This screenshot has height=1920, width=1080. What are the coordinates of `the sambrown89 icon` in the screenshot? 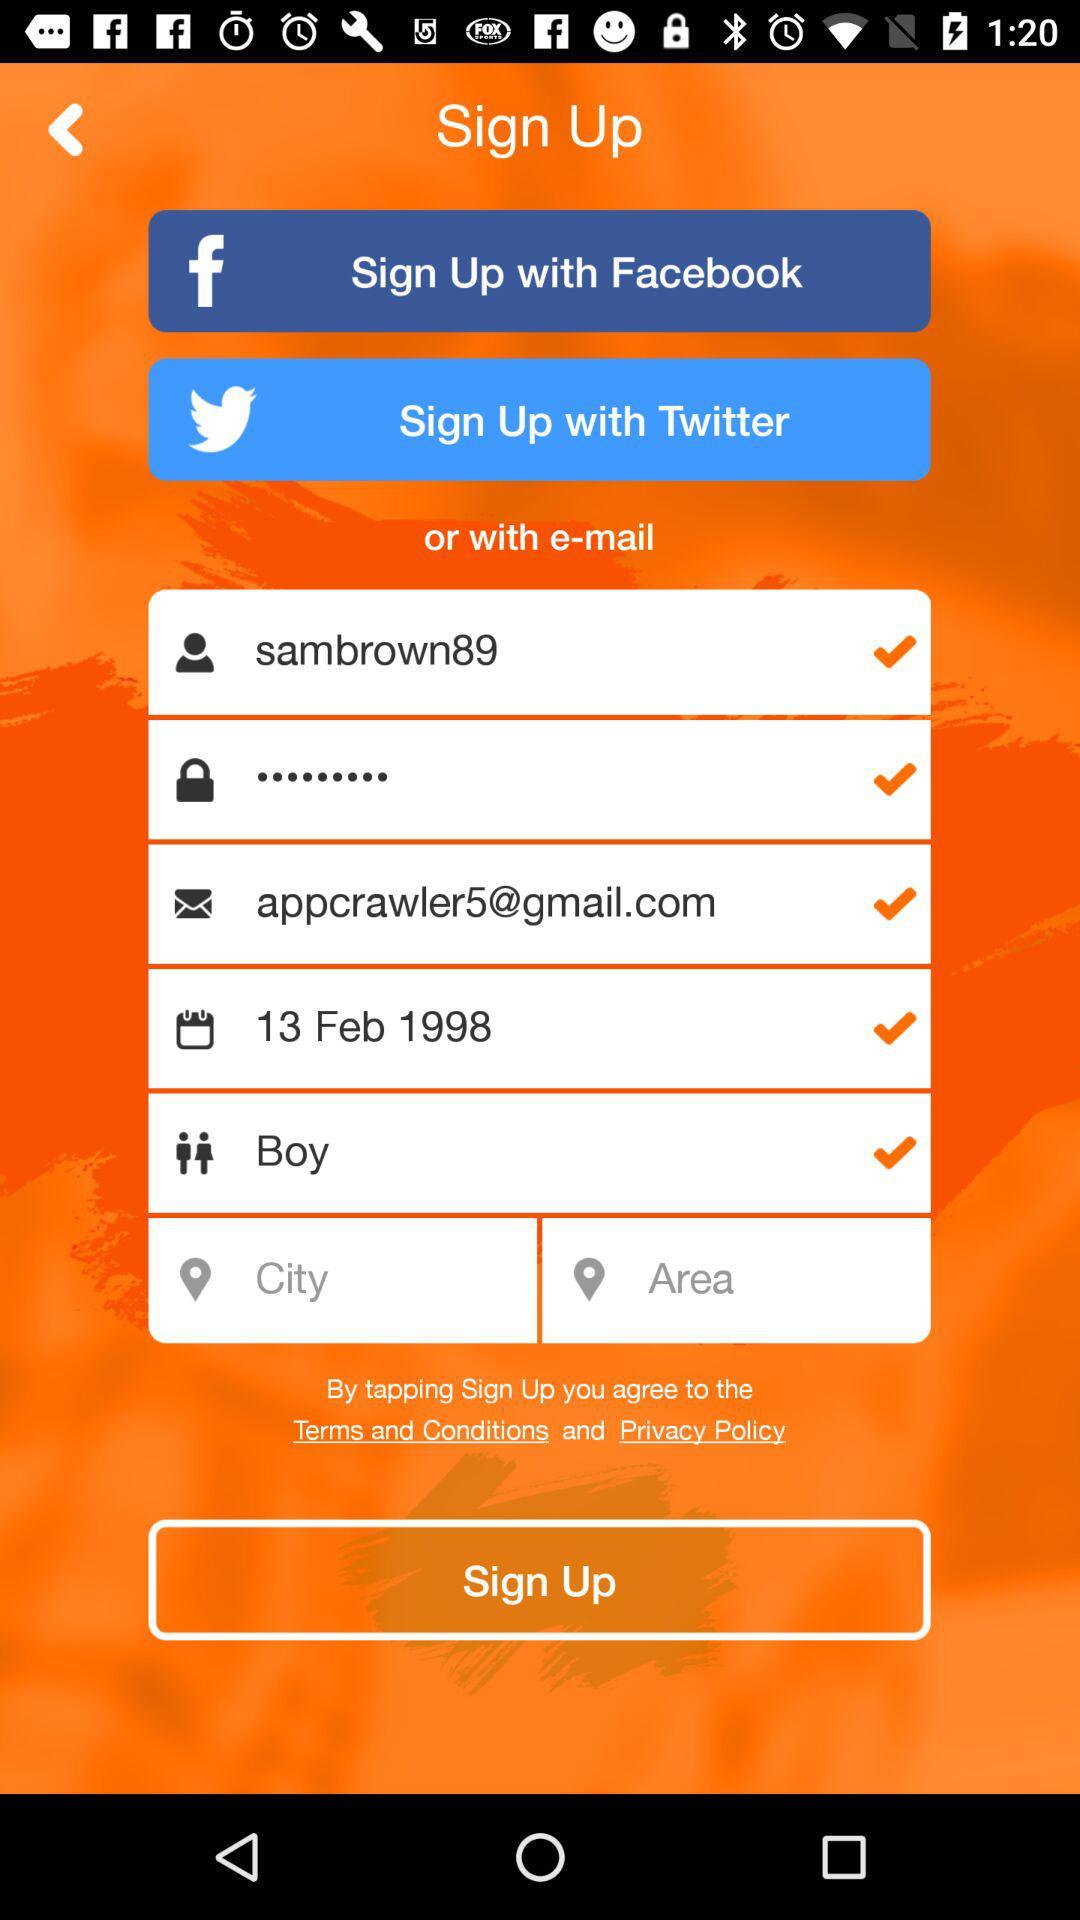 It's located at (550, 652).